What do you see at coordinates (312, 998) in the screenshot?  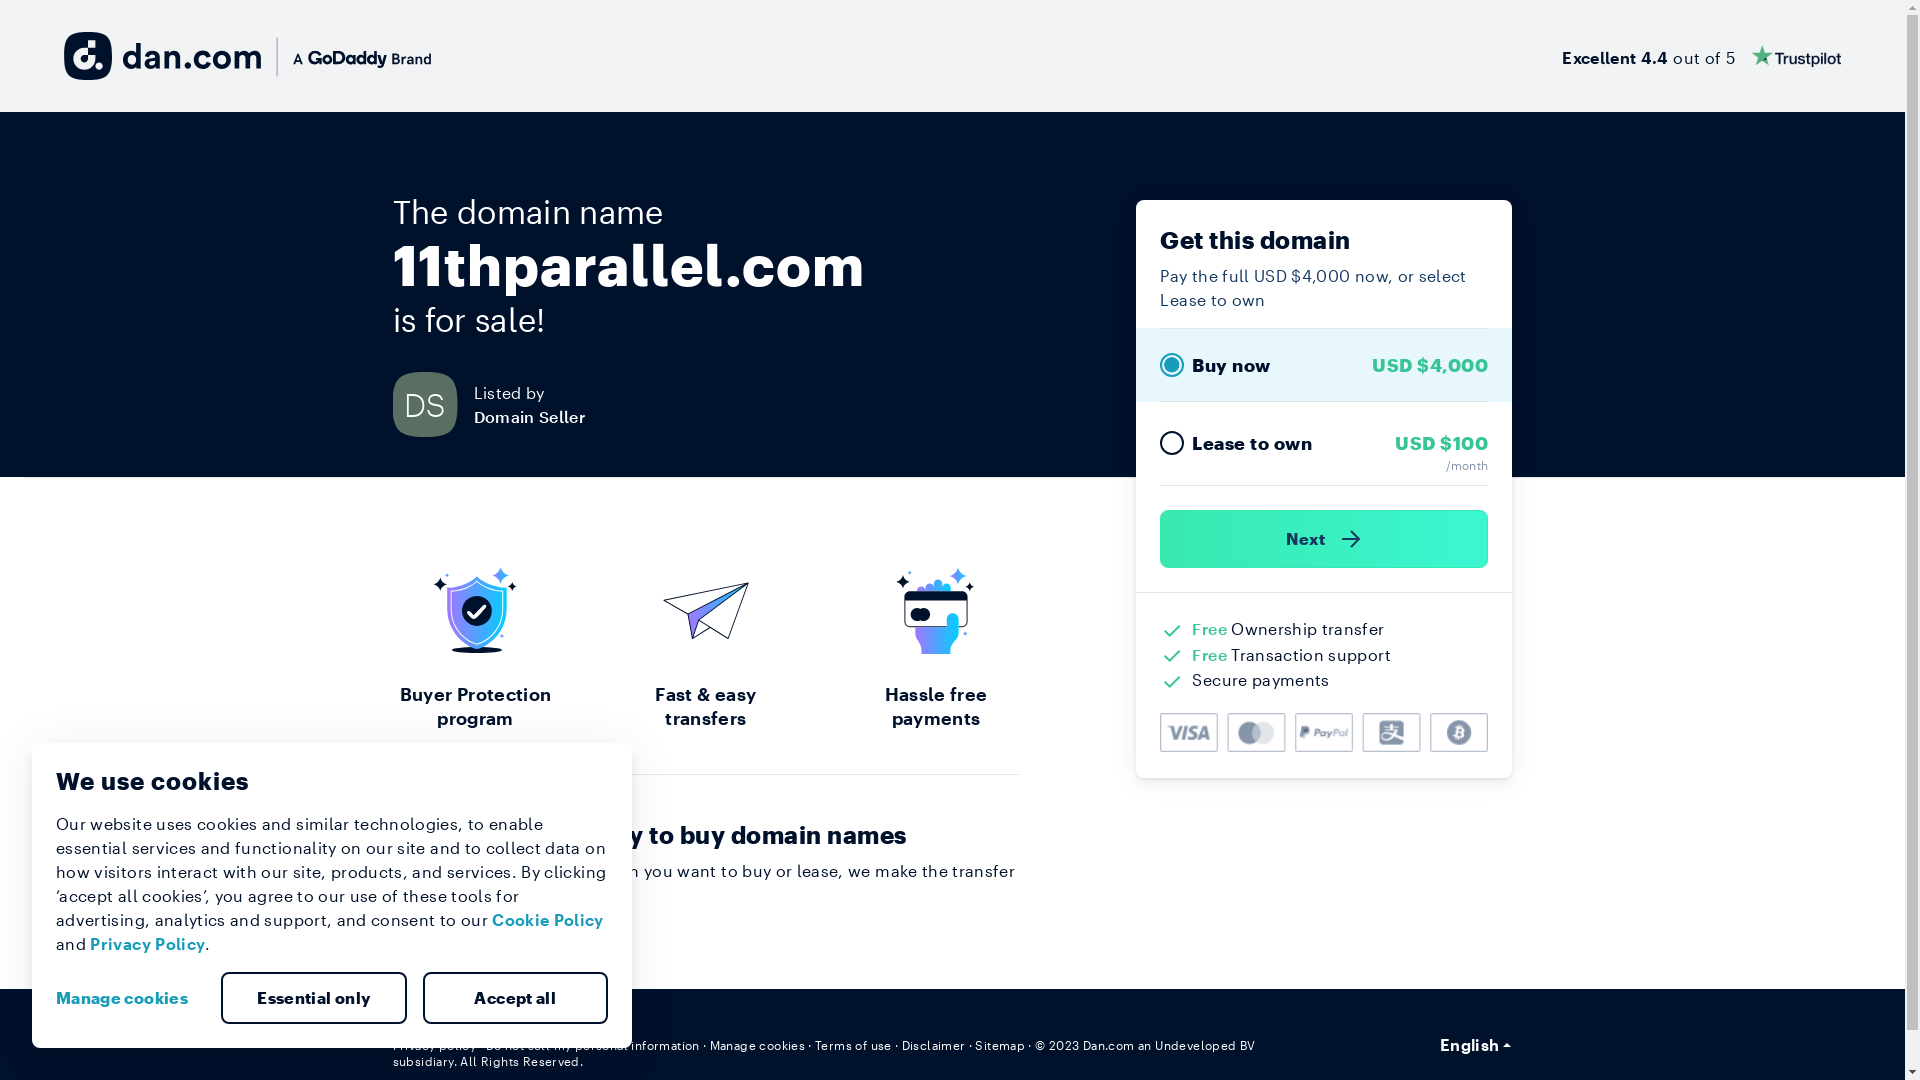 I see `'Essential only'` at bounding box center [312, 998].